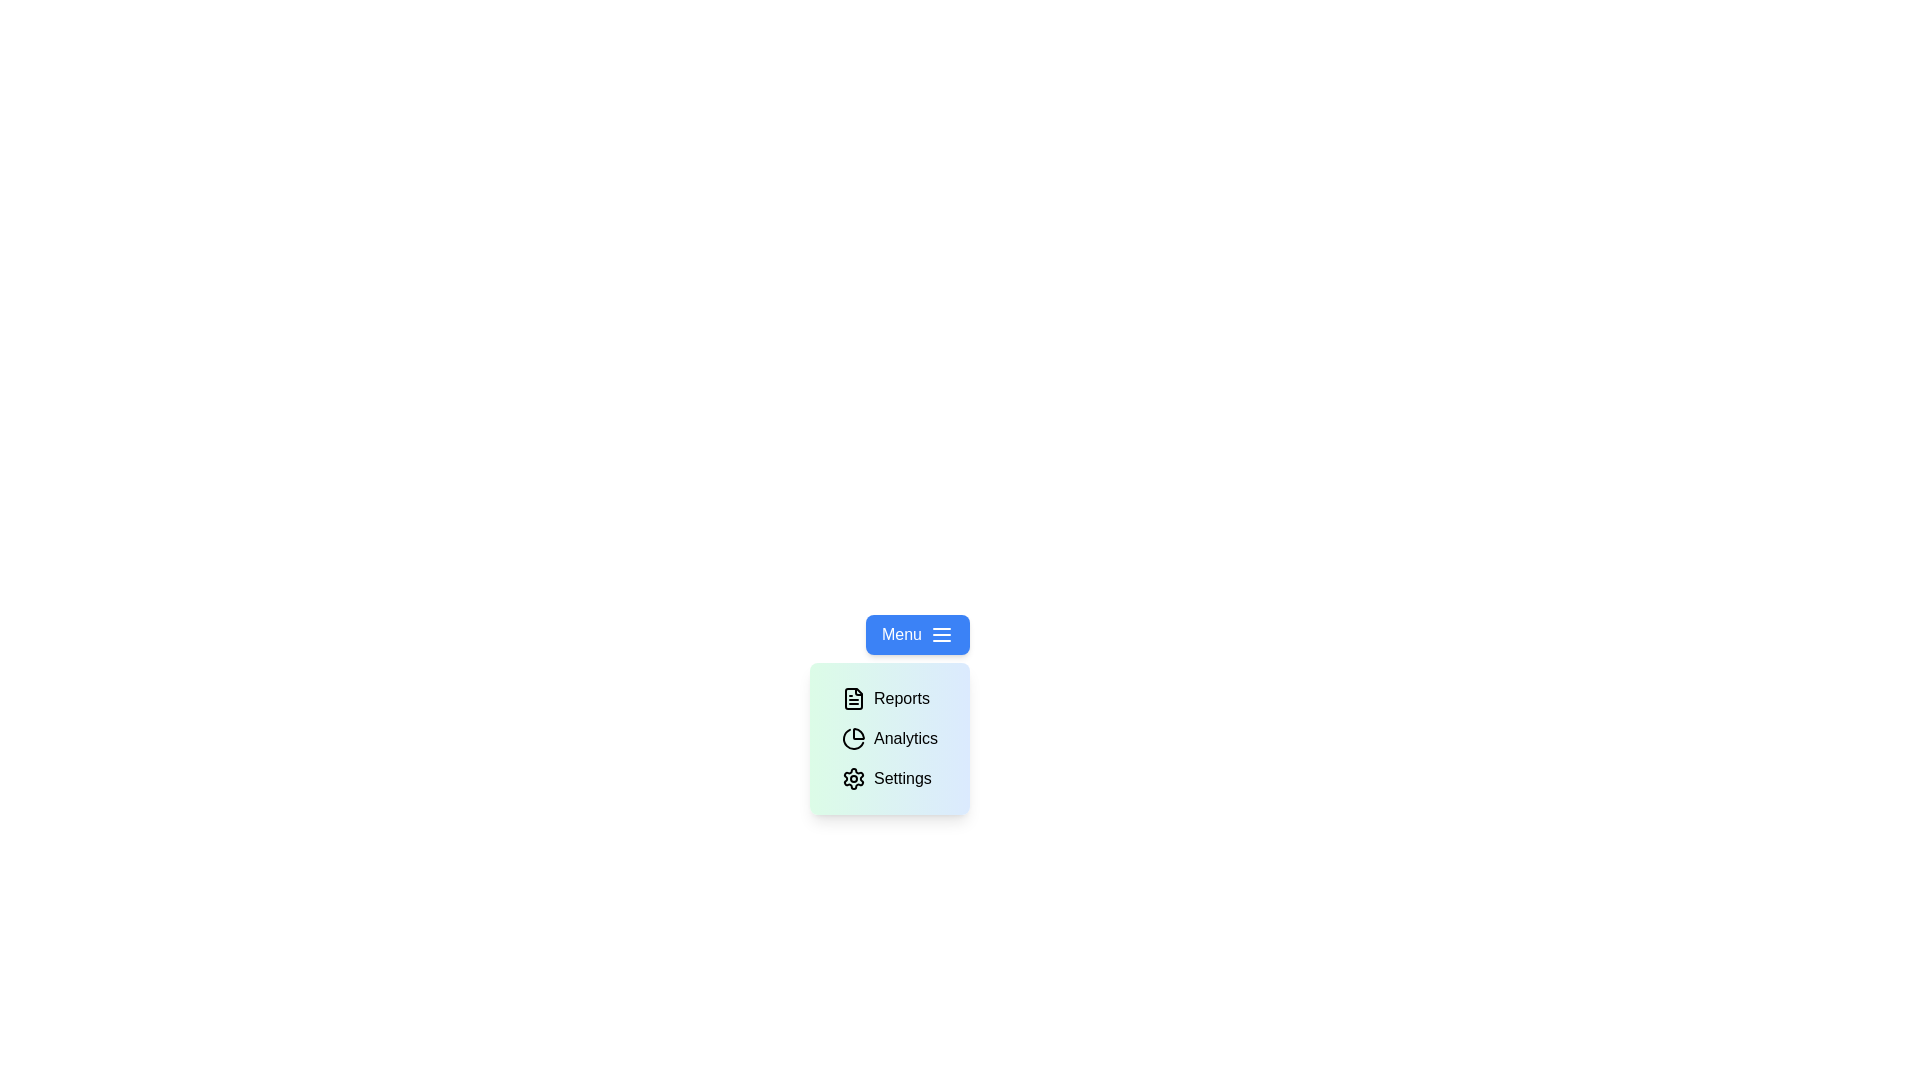  Describe the element at coordinates (885, 697) in the screenshot. I see `the 'Reports' option in the dropdown menu` at that location.